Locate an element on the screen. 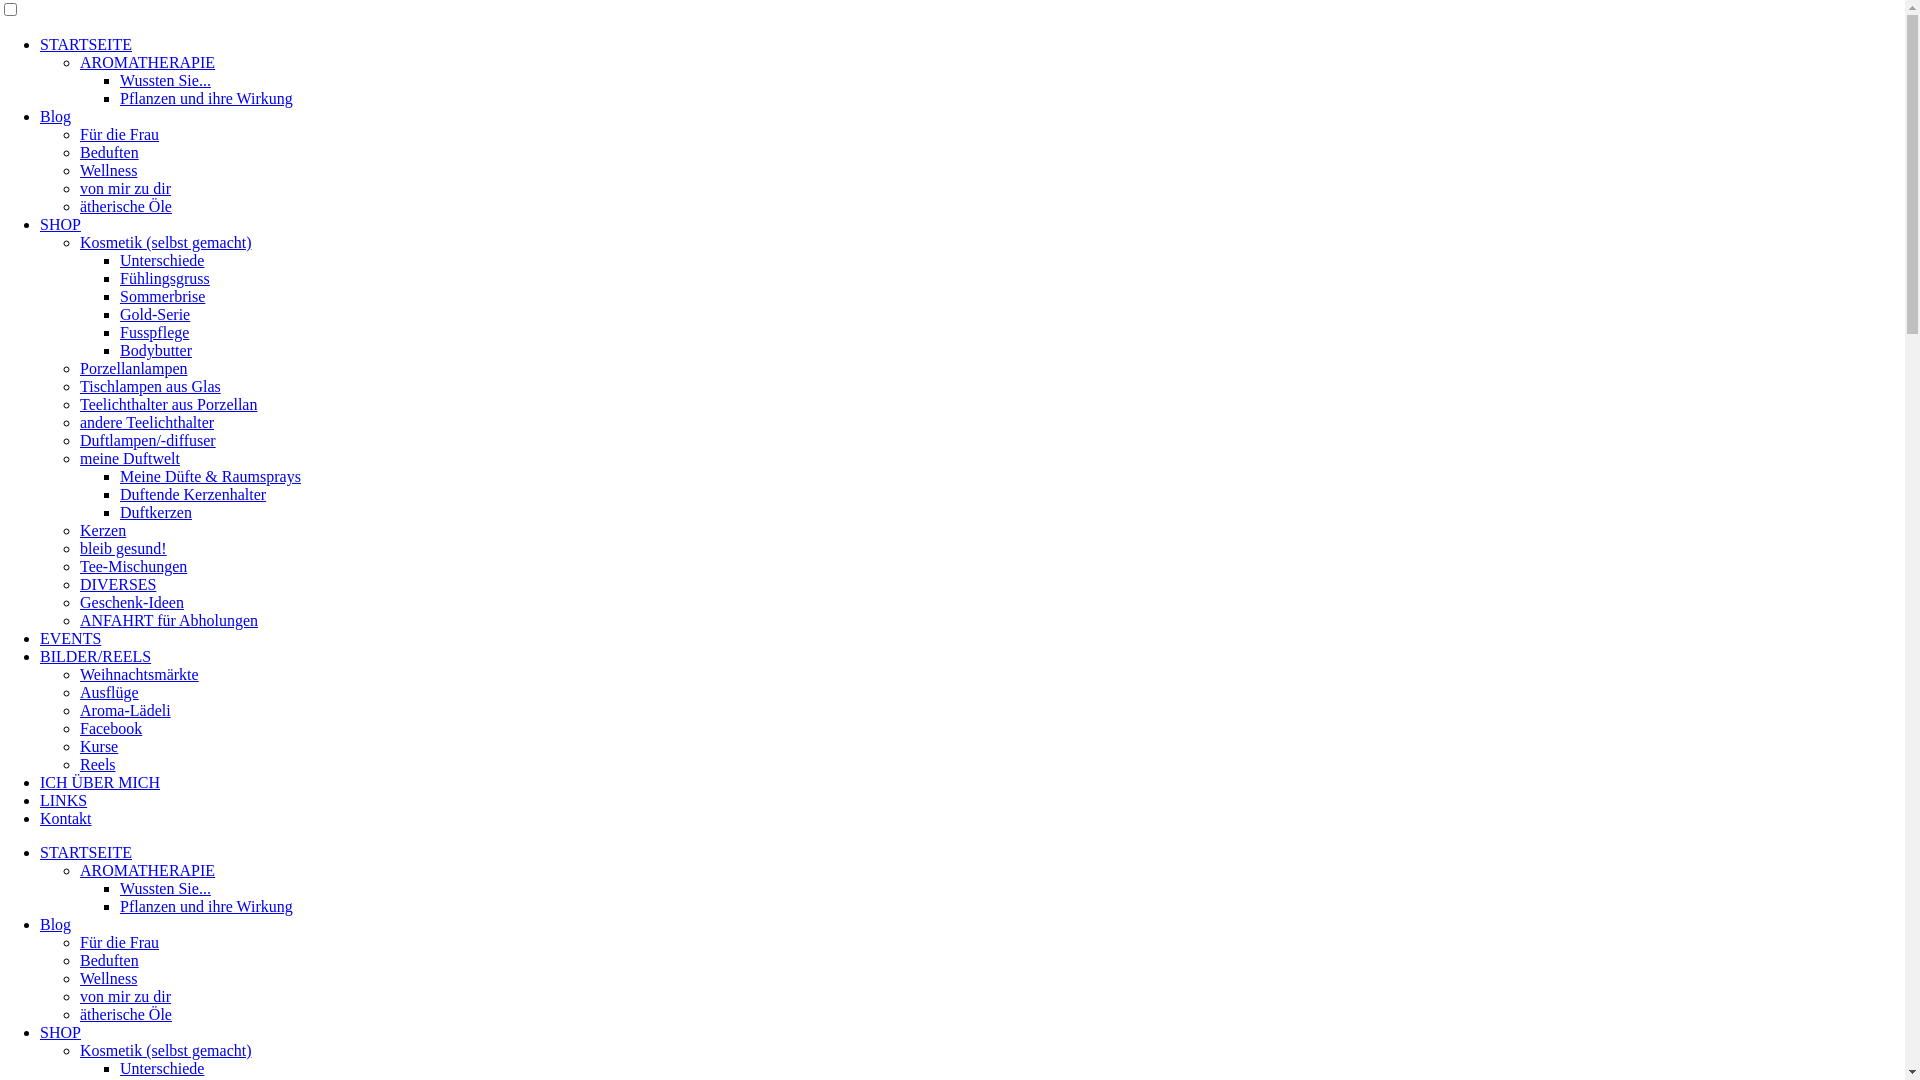  'Unterschiede' is located at coordinates (162, 1067).